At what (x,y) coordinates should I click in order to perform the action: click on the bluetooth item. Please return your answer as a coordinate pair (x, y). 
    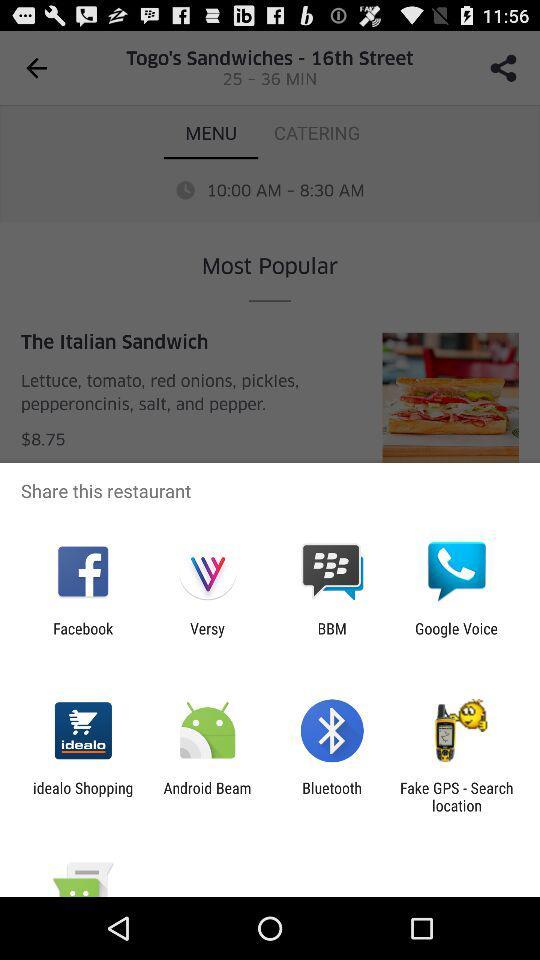
    Looking at the image, I should click on (332, 796).